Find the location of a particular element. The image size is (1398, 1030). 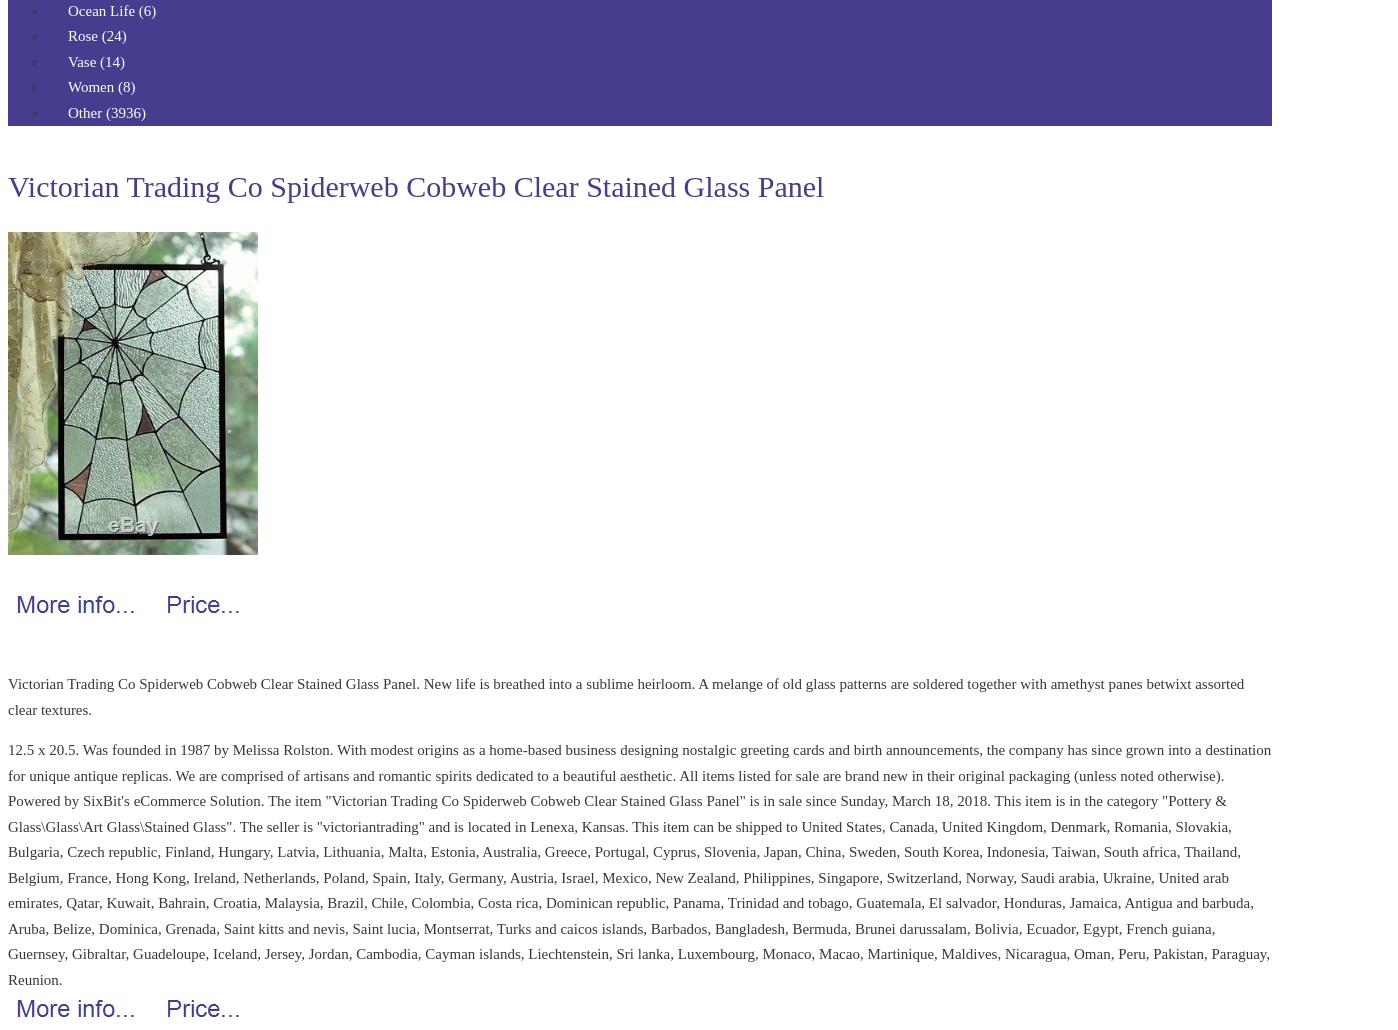

'Women (8)' is located at coordinates (67, 86).